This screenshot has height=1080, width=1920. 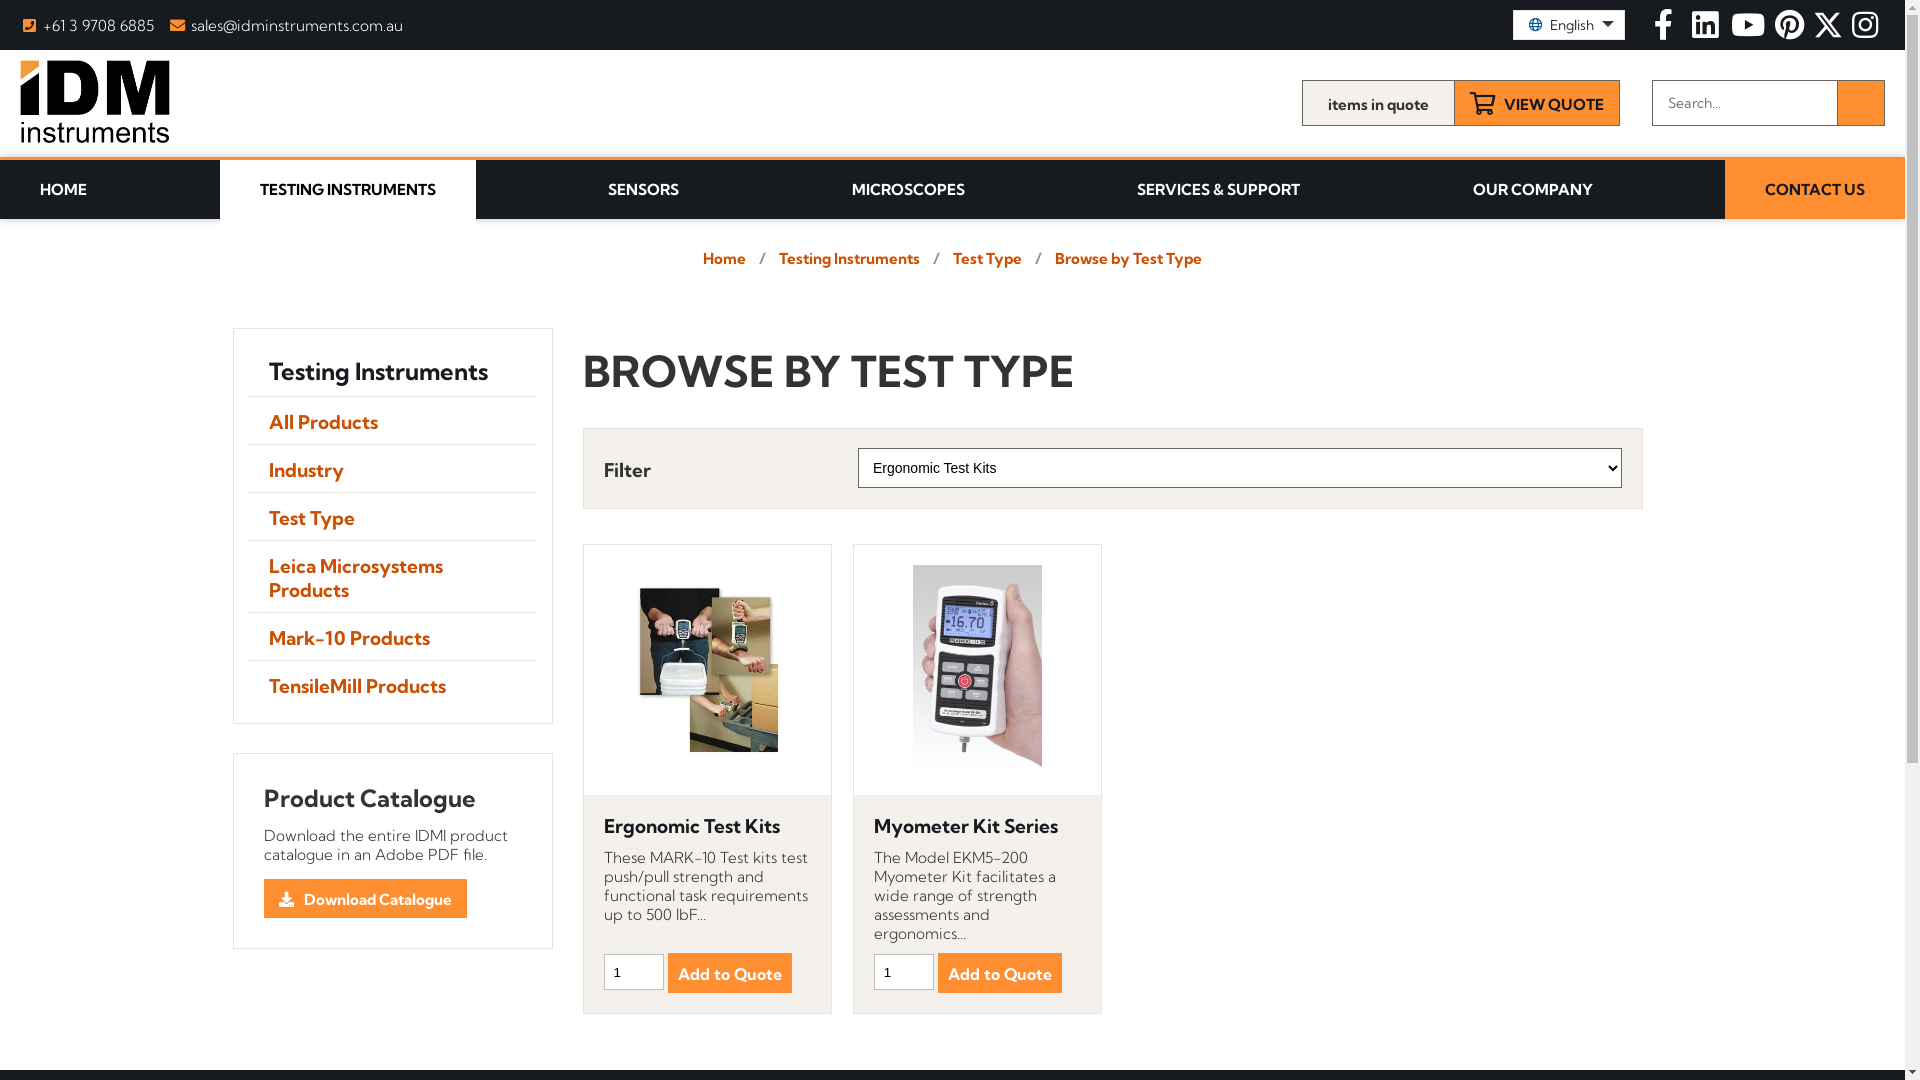 I want to click on 'IDM Instruments on LinkedIn', so click(x=1685, y=30).